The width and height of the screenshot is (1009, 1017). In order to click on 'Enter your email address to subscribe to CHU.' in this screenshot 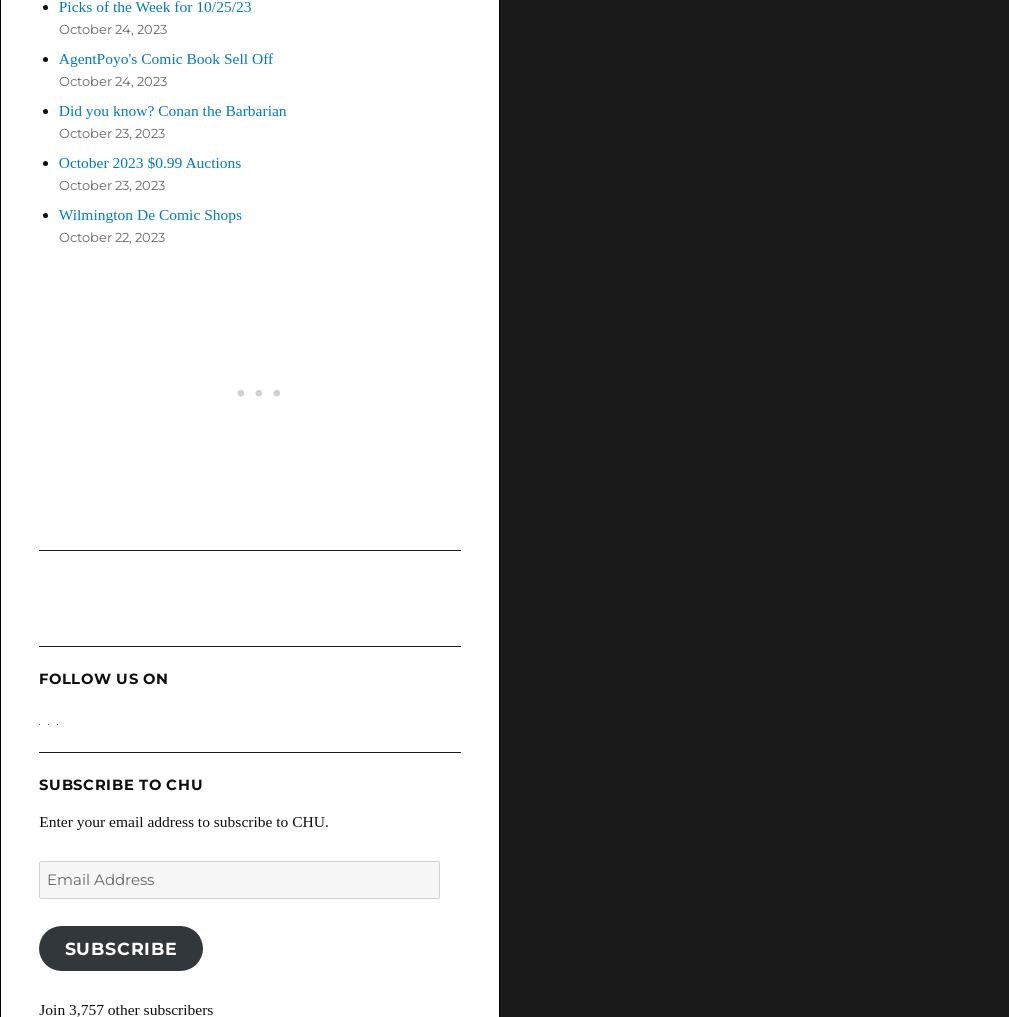, I will do `click(182, 820)`.